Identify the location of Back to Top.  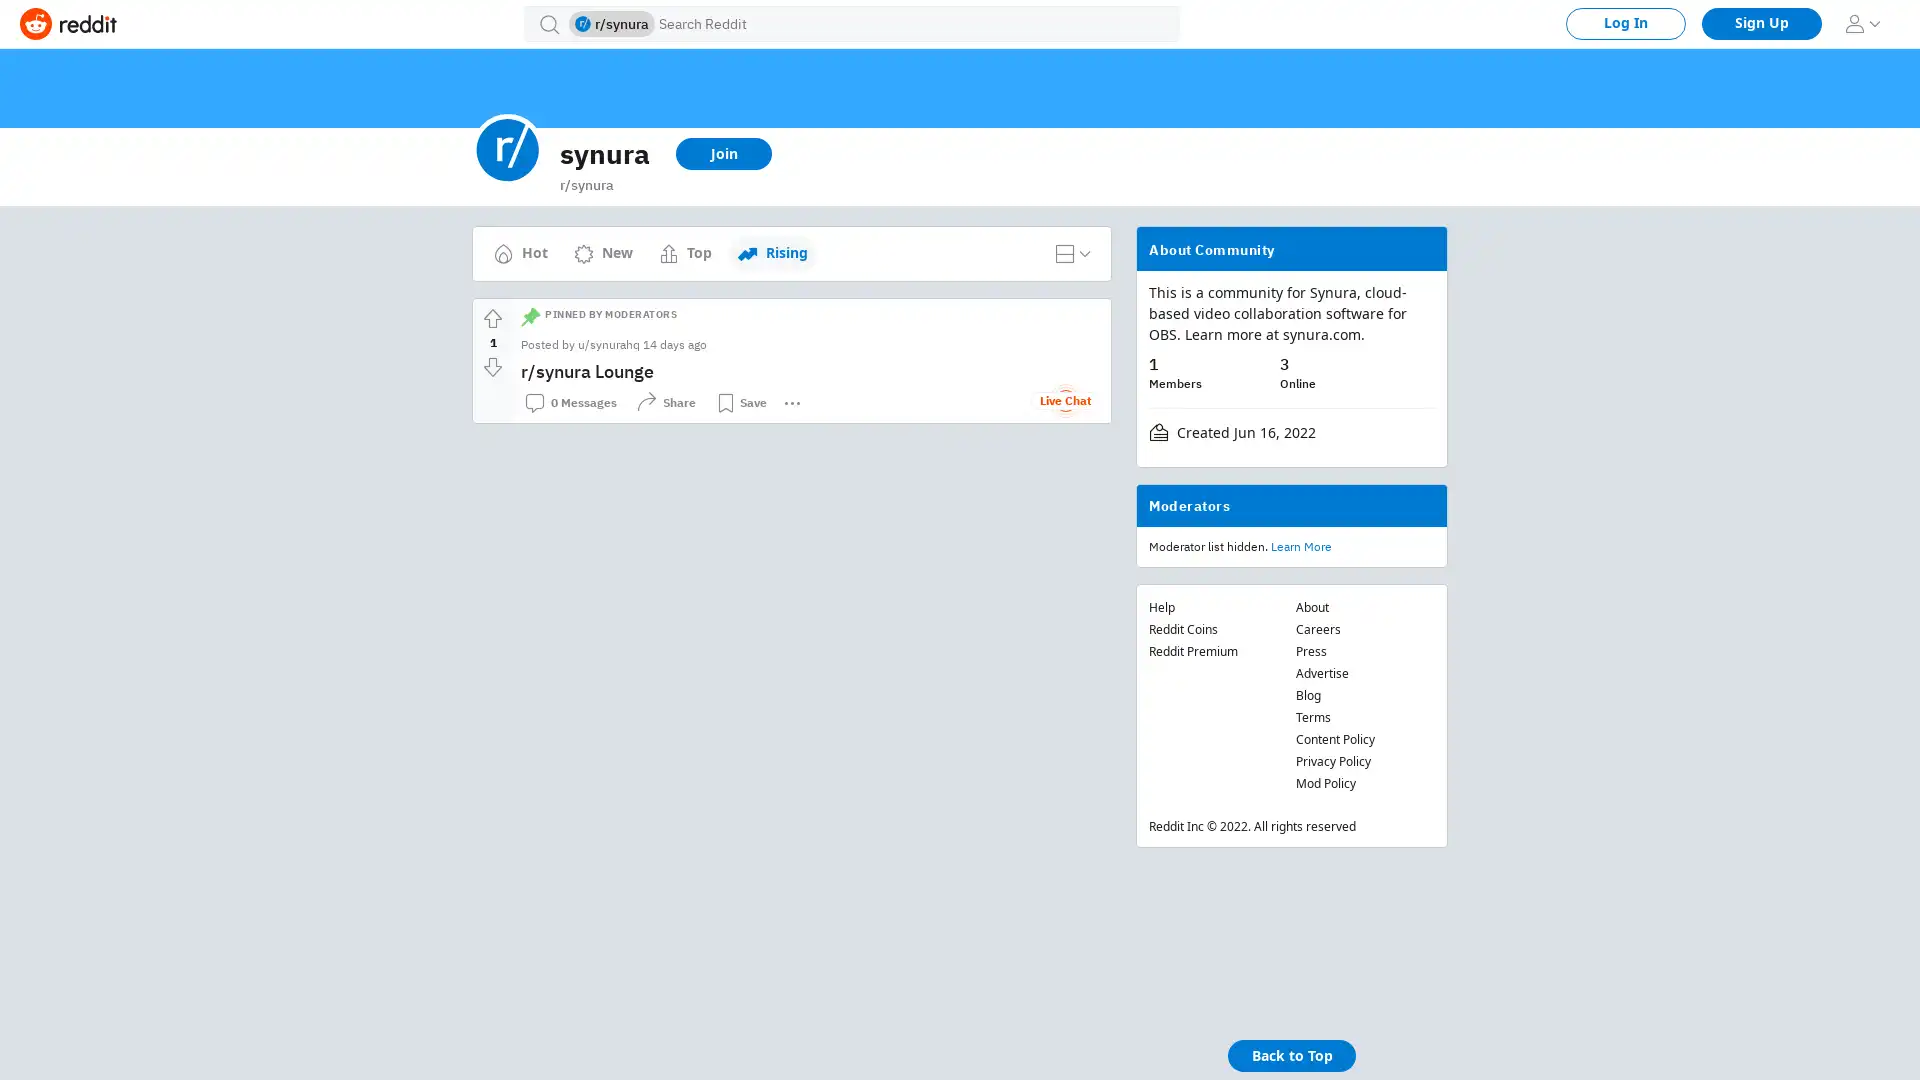
(1291, 1055).